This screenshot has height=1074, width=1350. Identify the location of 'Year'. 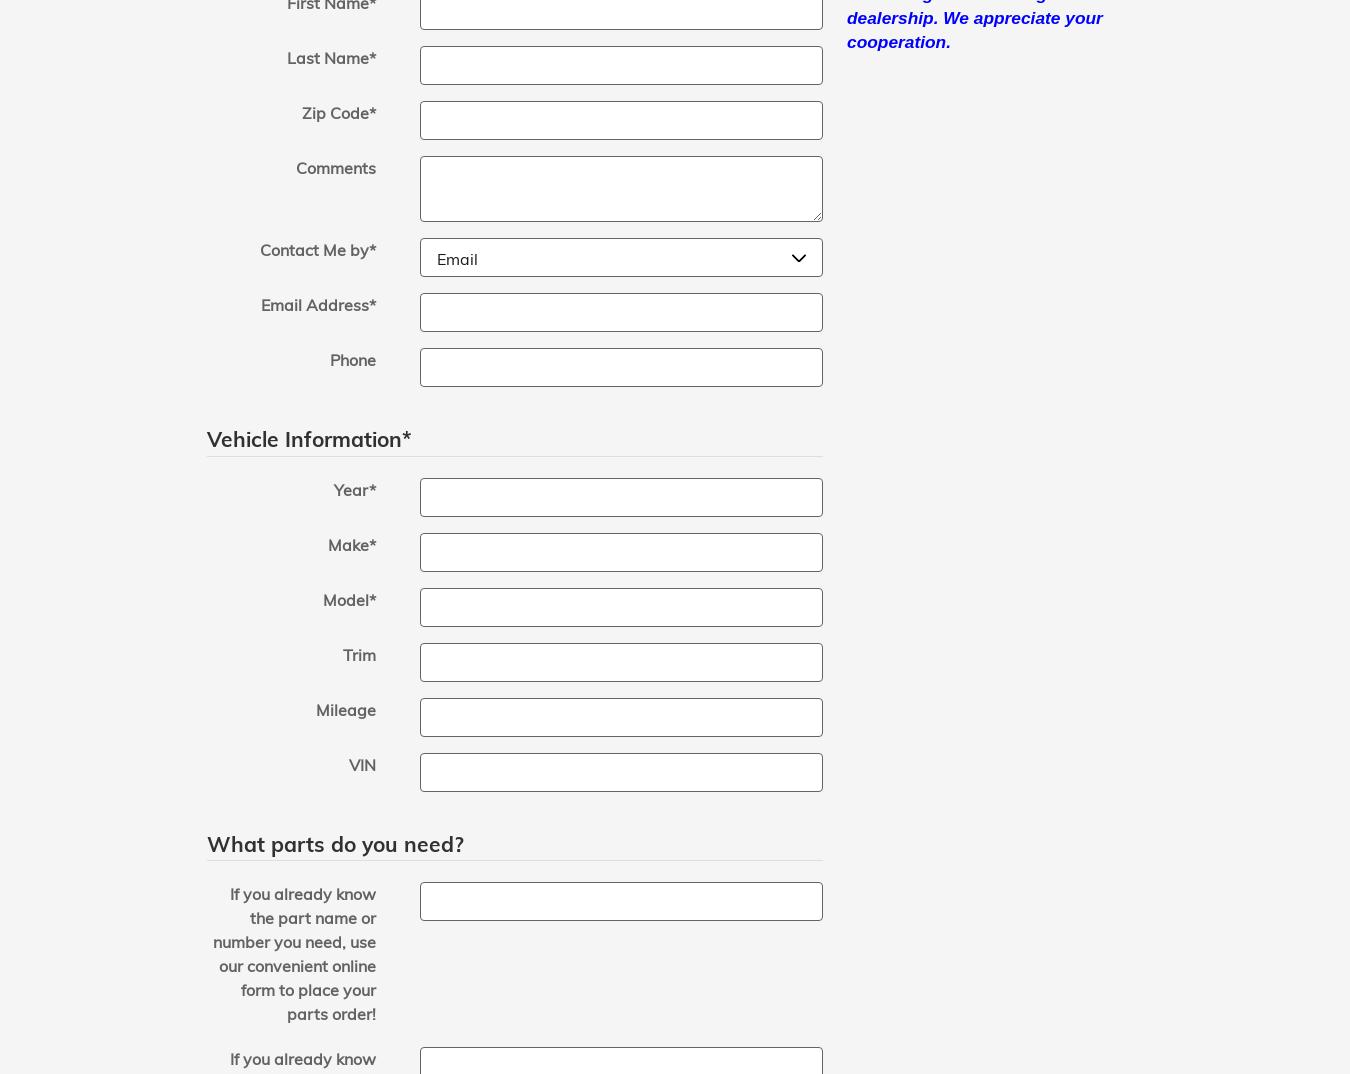
(351, 488).